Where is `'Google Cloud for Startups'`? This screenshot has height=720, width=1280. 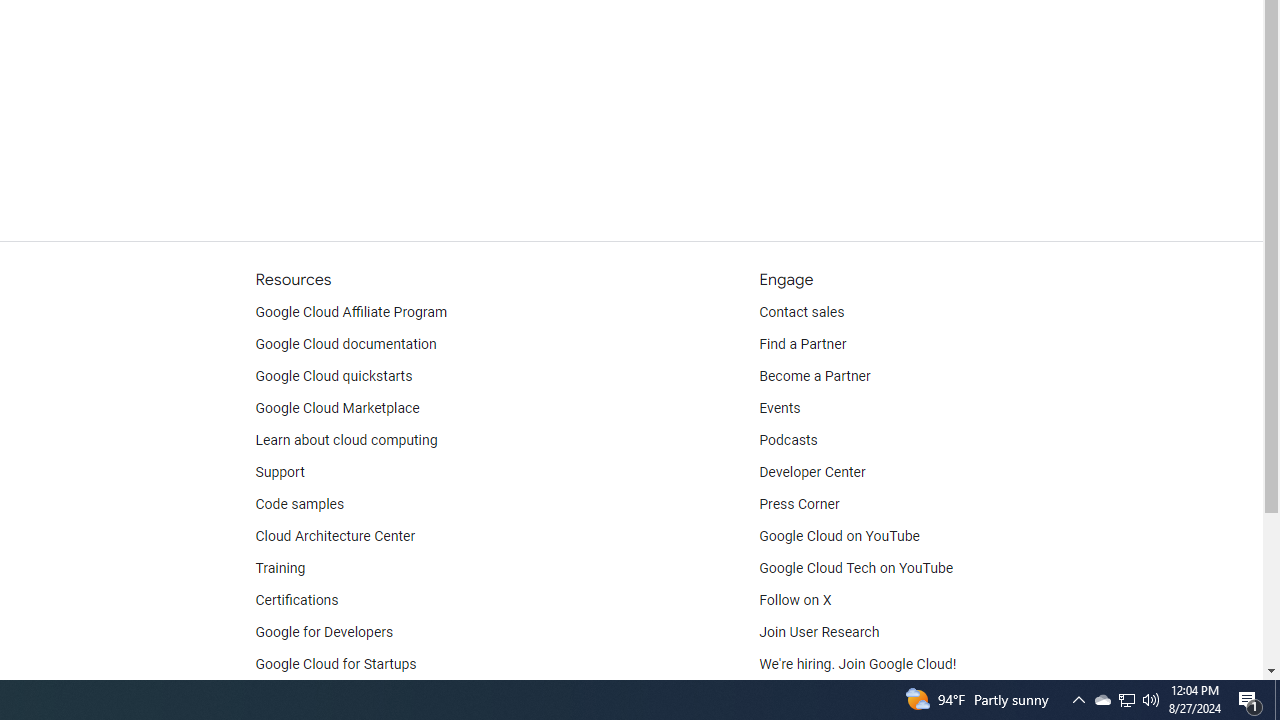
'Google Cloud for Startups' is located at coordinates (336, 664).